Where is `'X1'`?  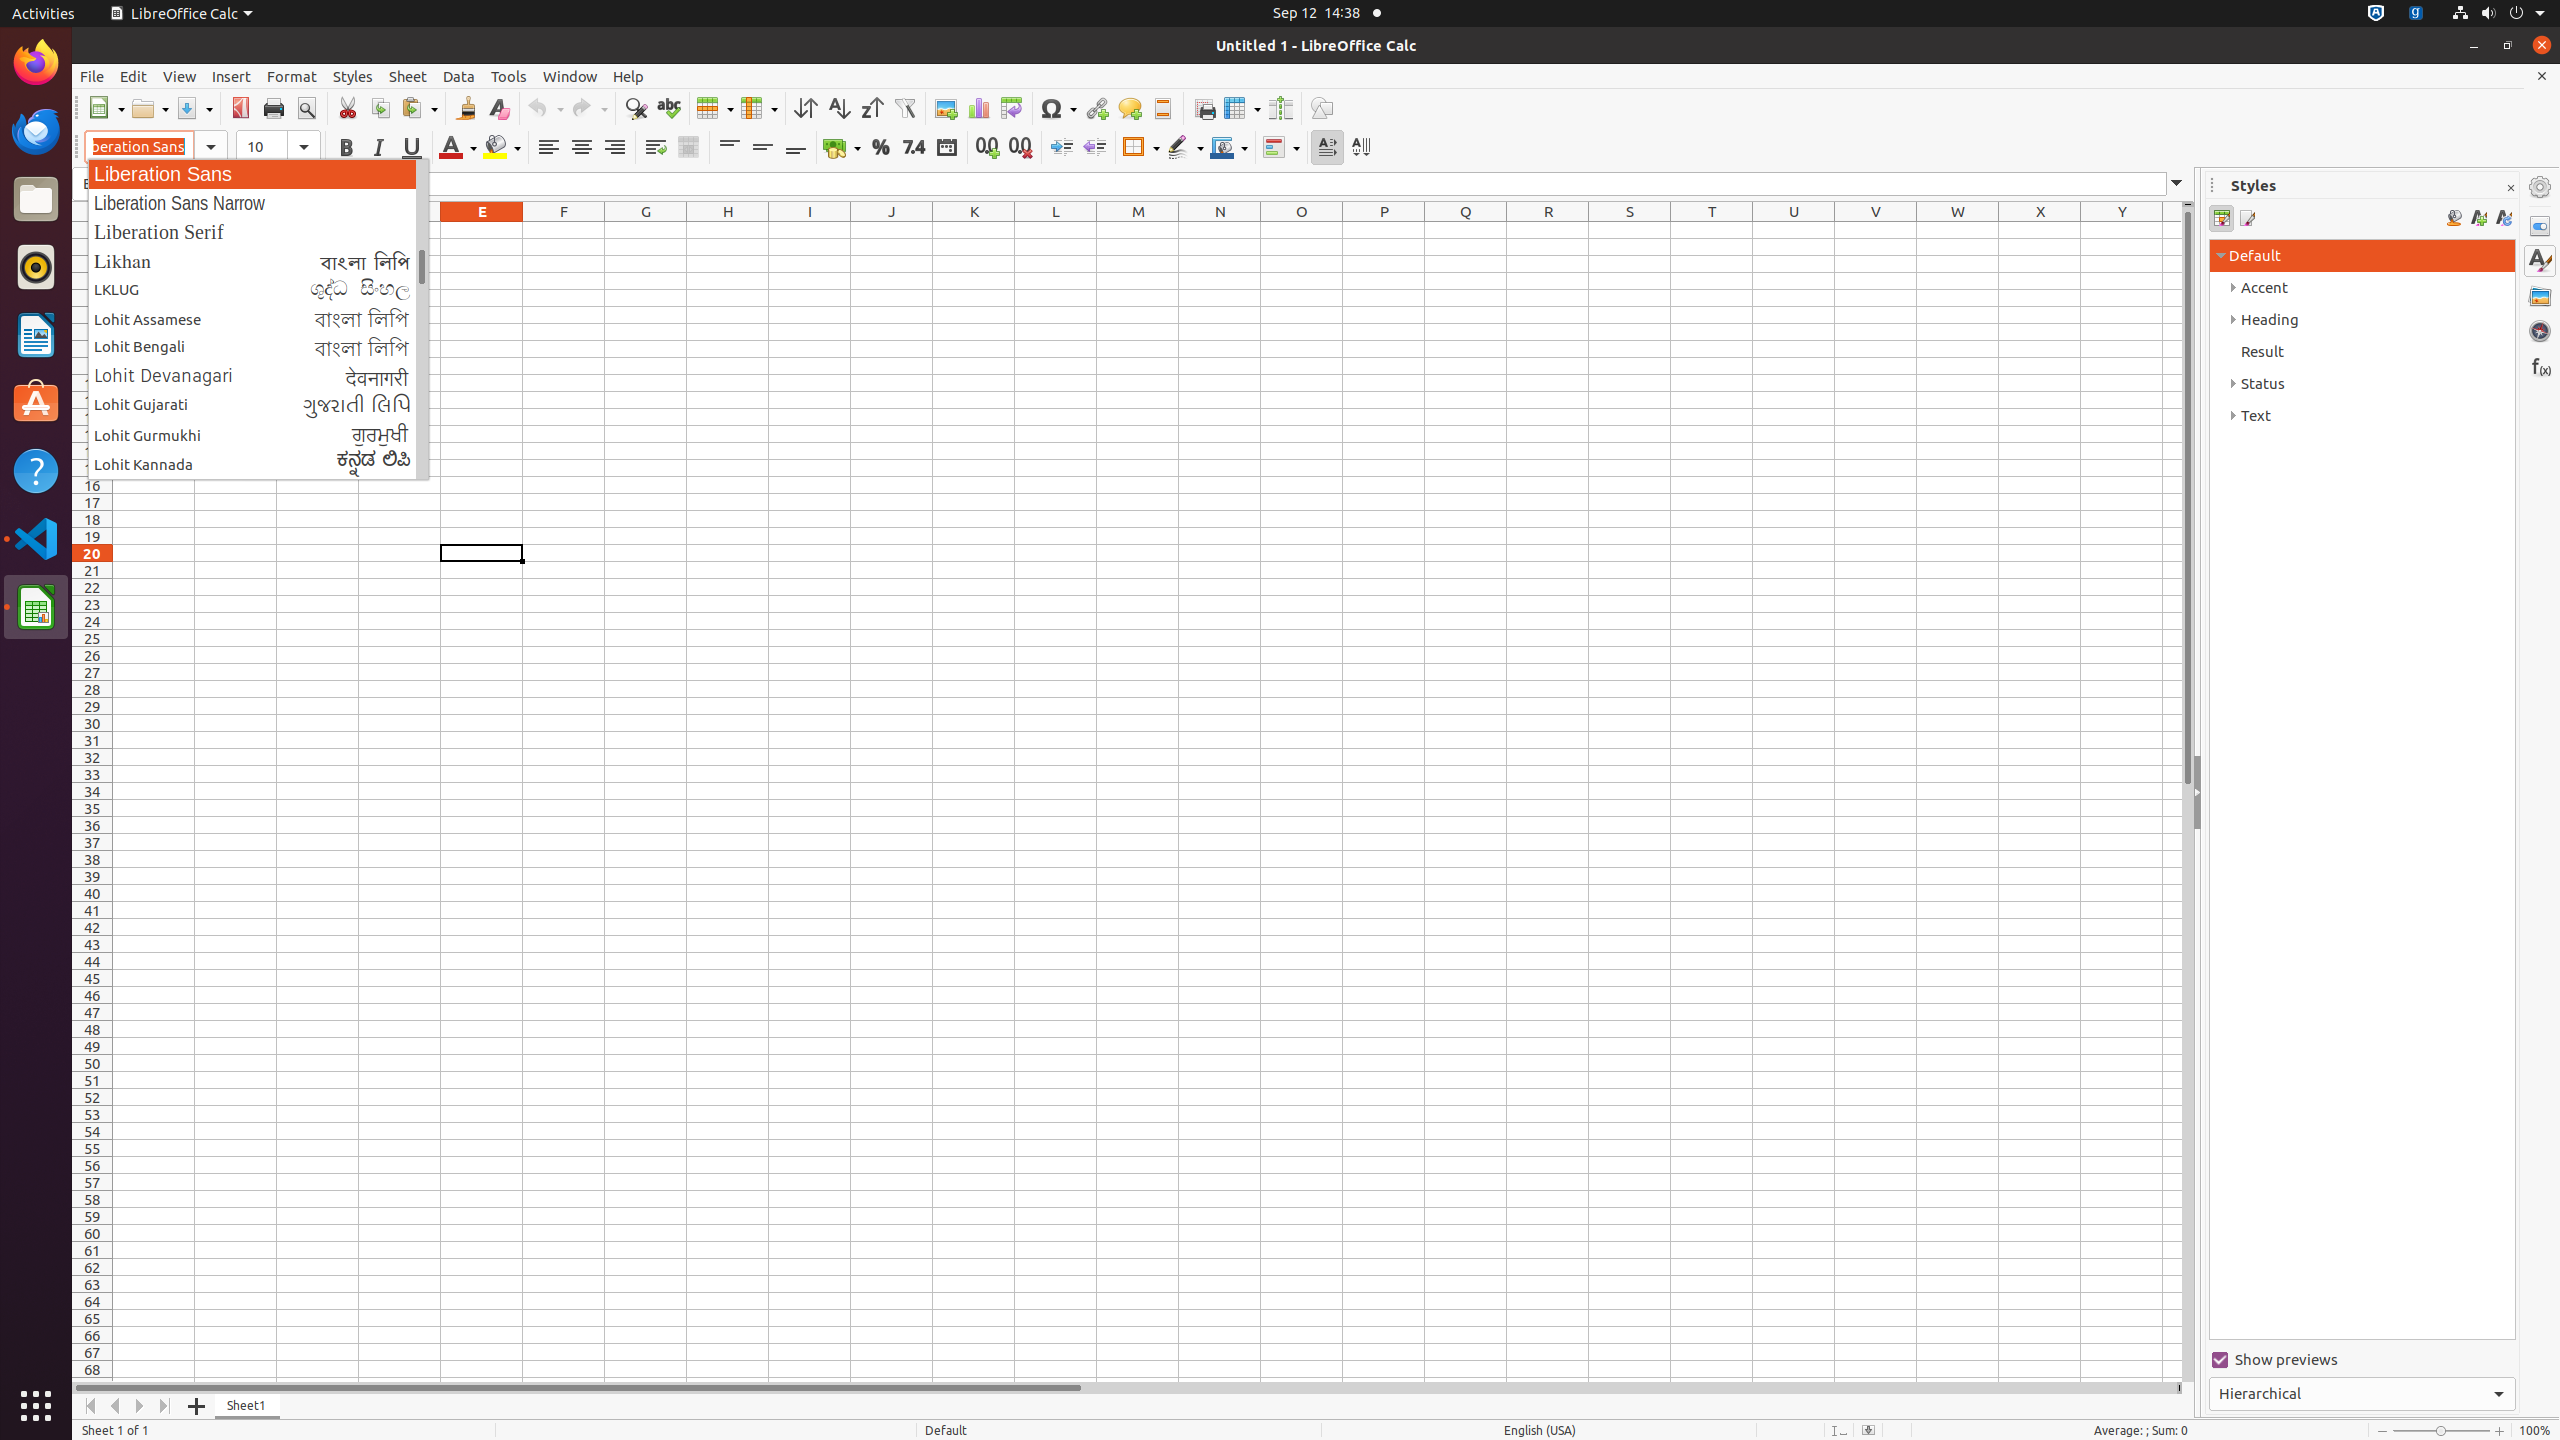 'X1' is located at coordinates (2039, 229).